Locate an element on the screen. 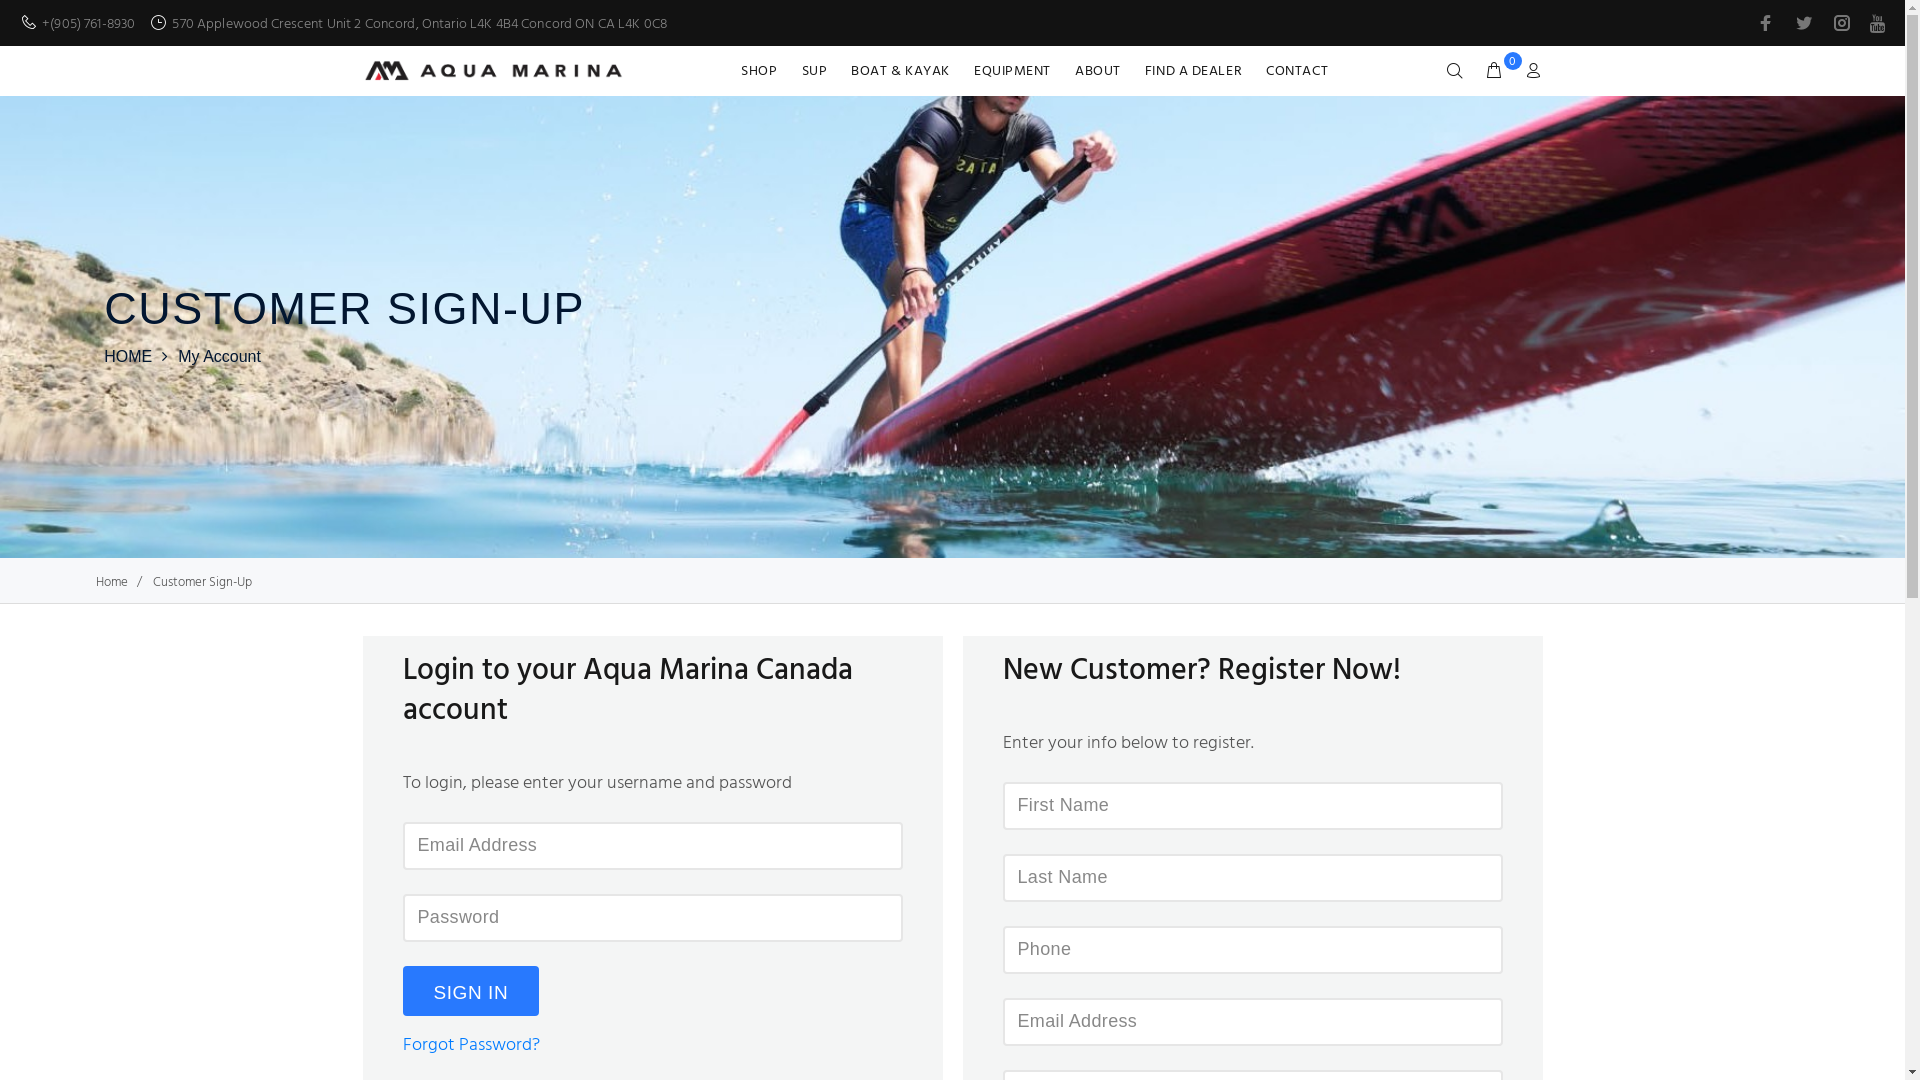 This screenshot has width=1920, height=1080. 'Last Name' is located at coordinates (1251, 877).